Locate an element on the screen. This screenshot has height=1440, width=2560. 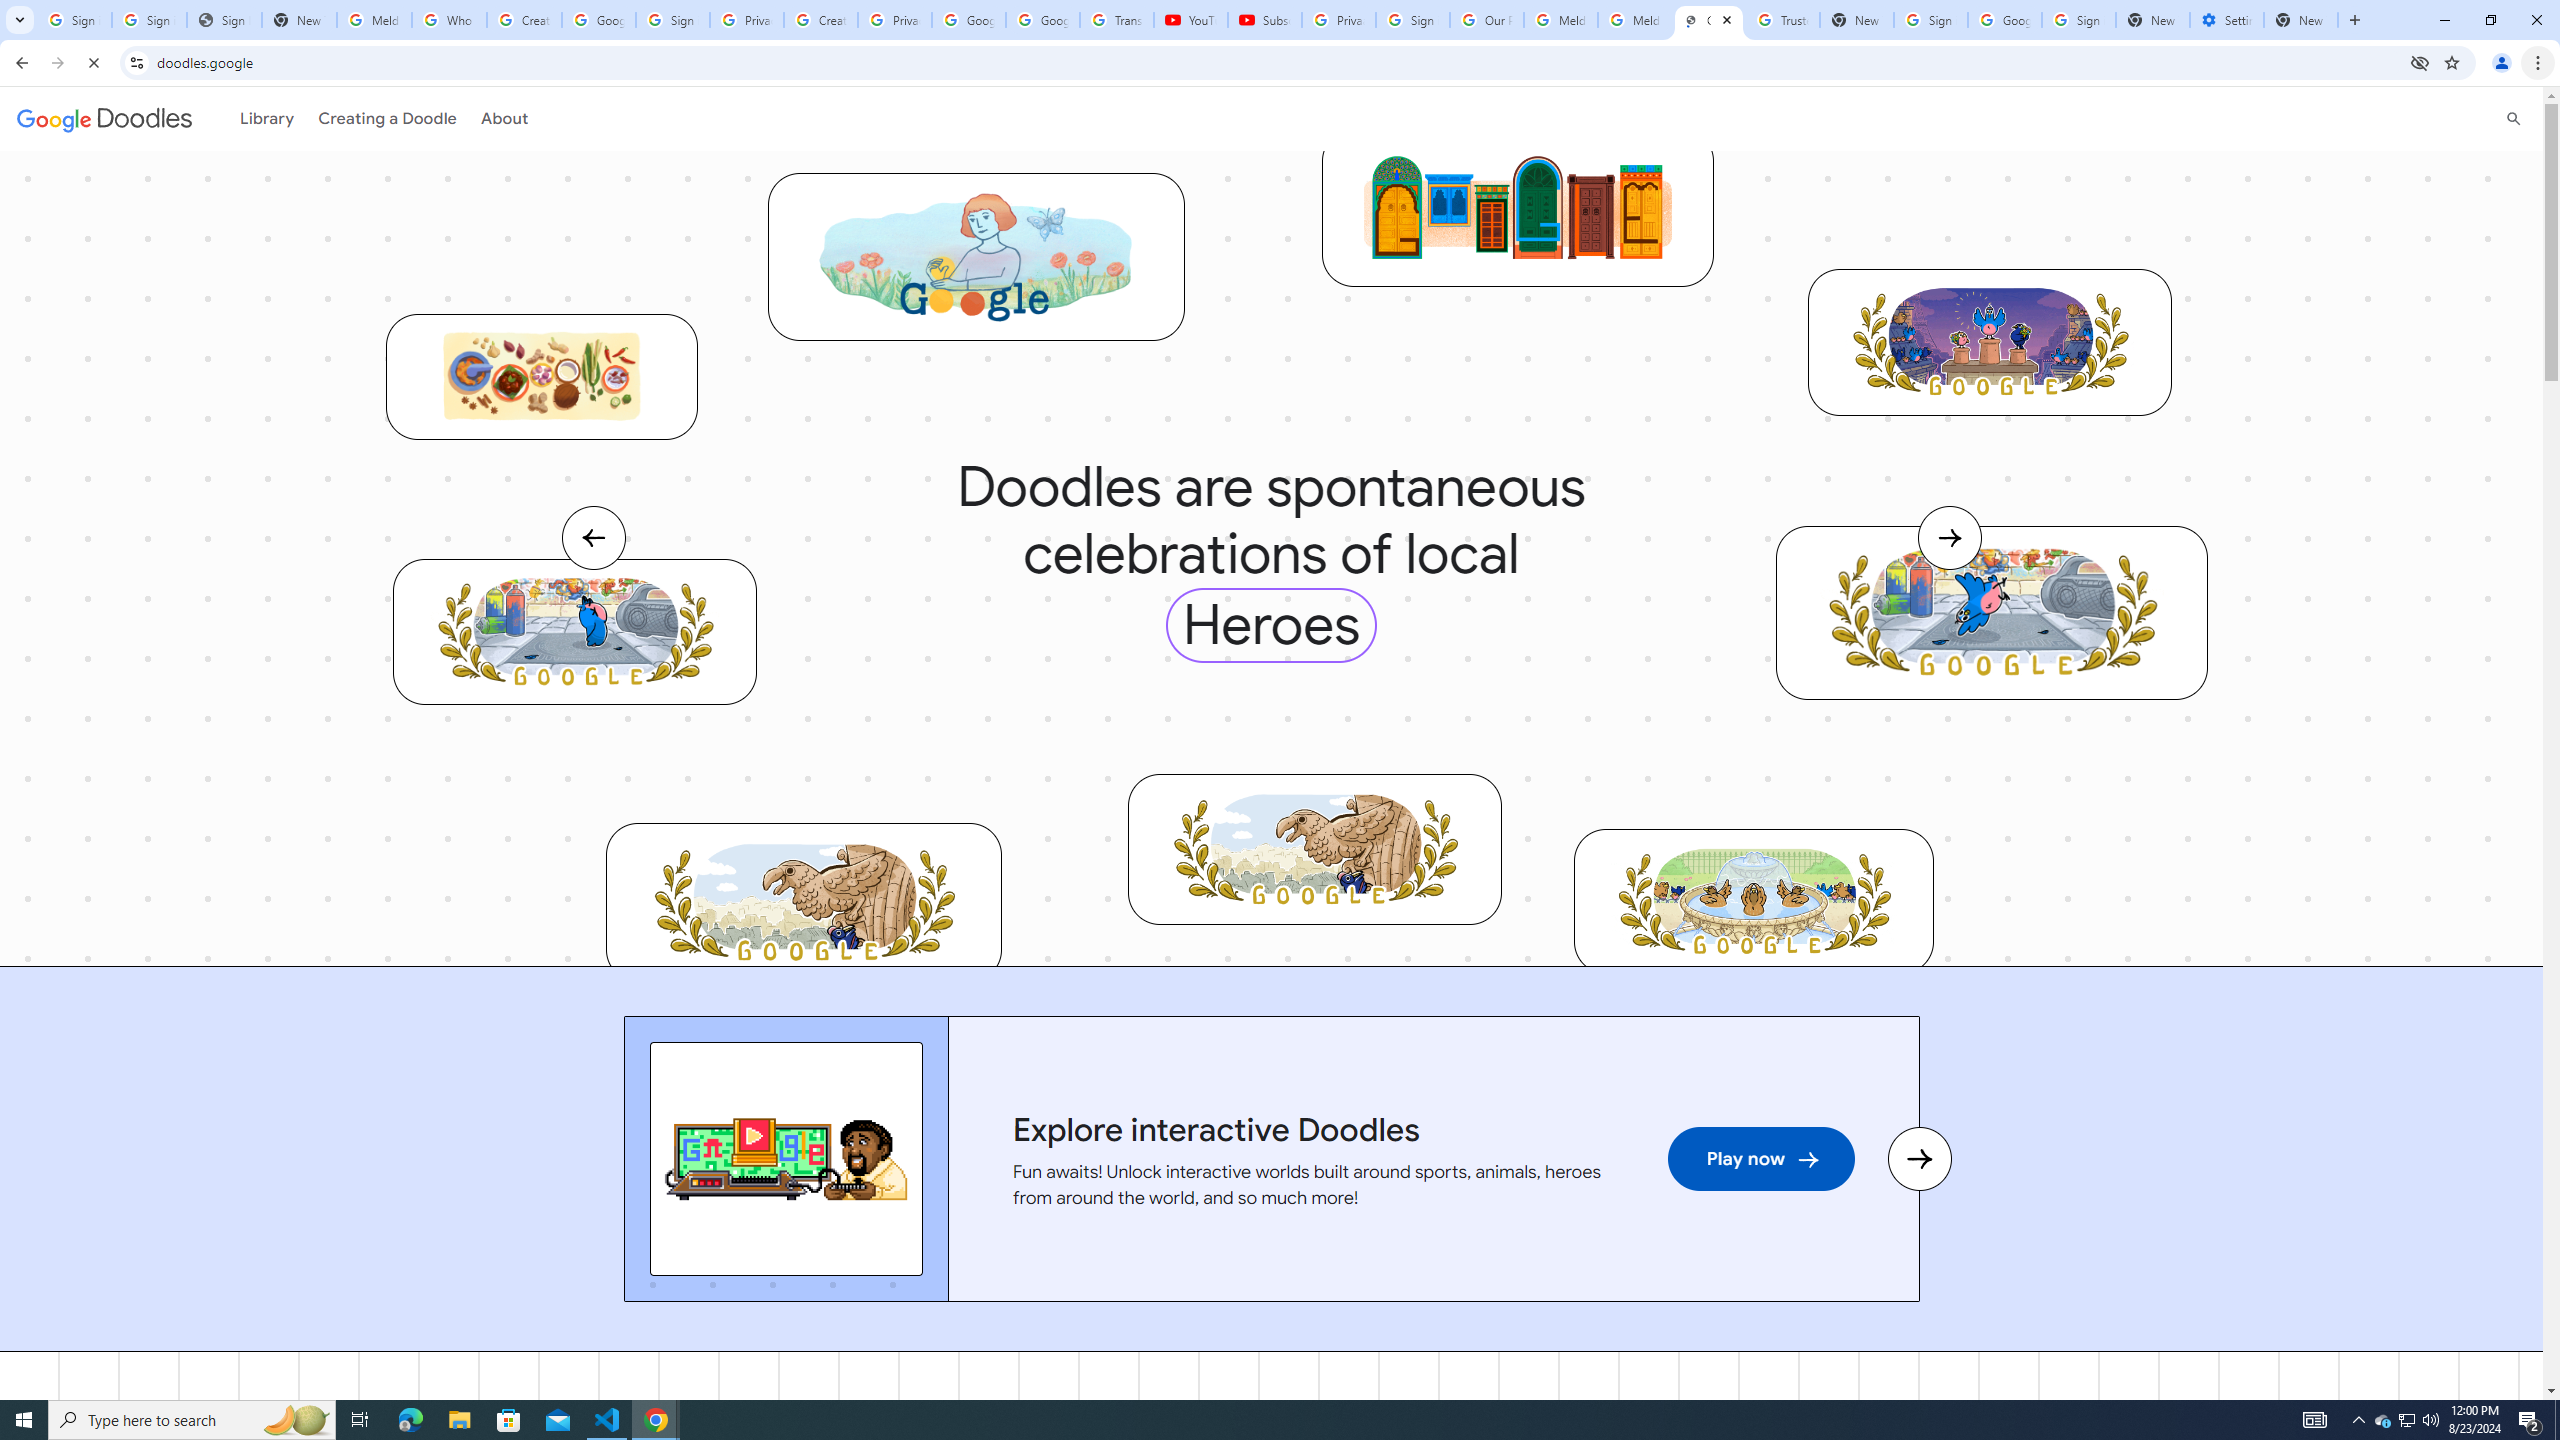
'YouTube' is located at coordinates (1190, 19).